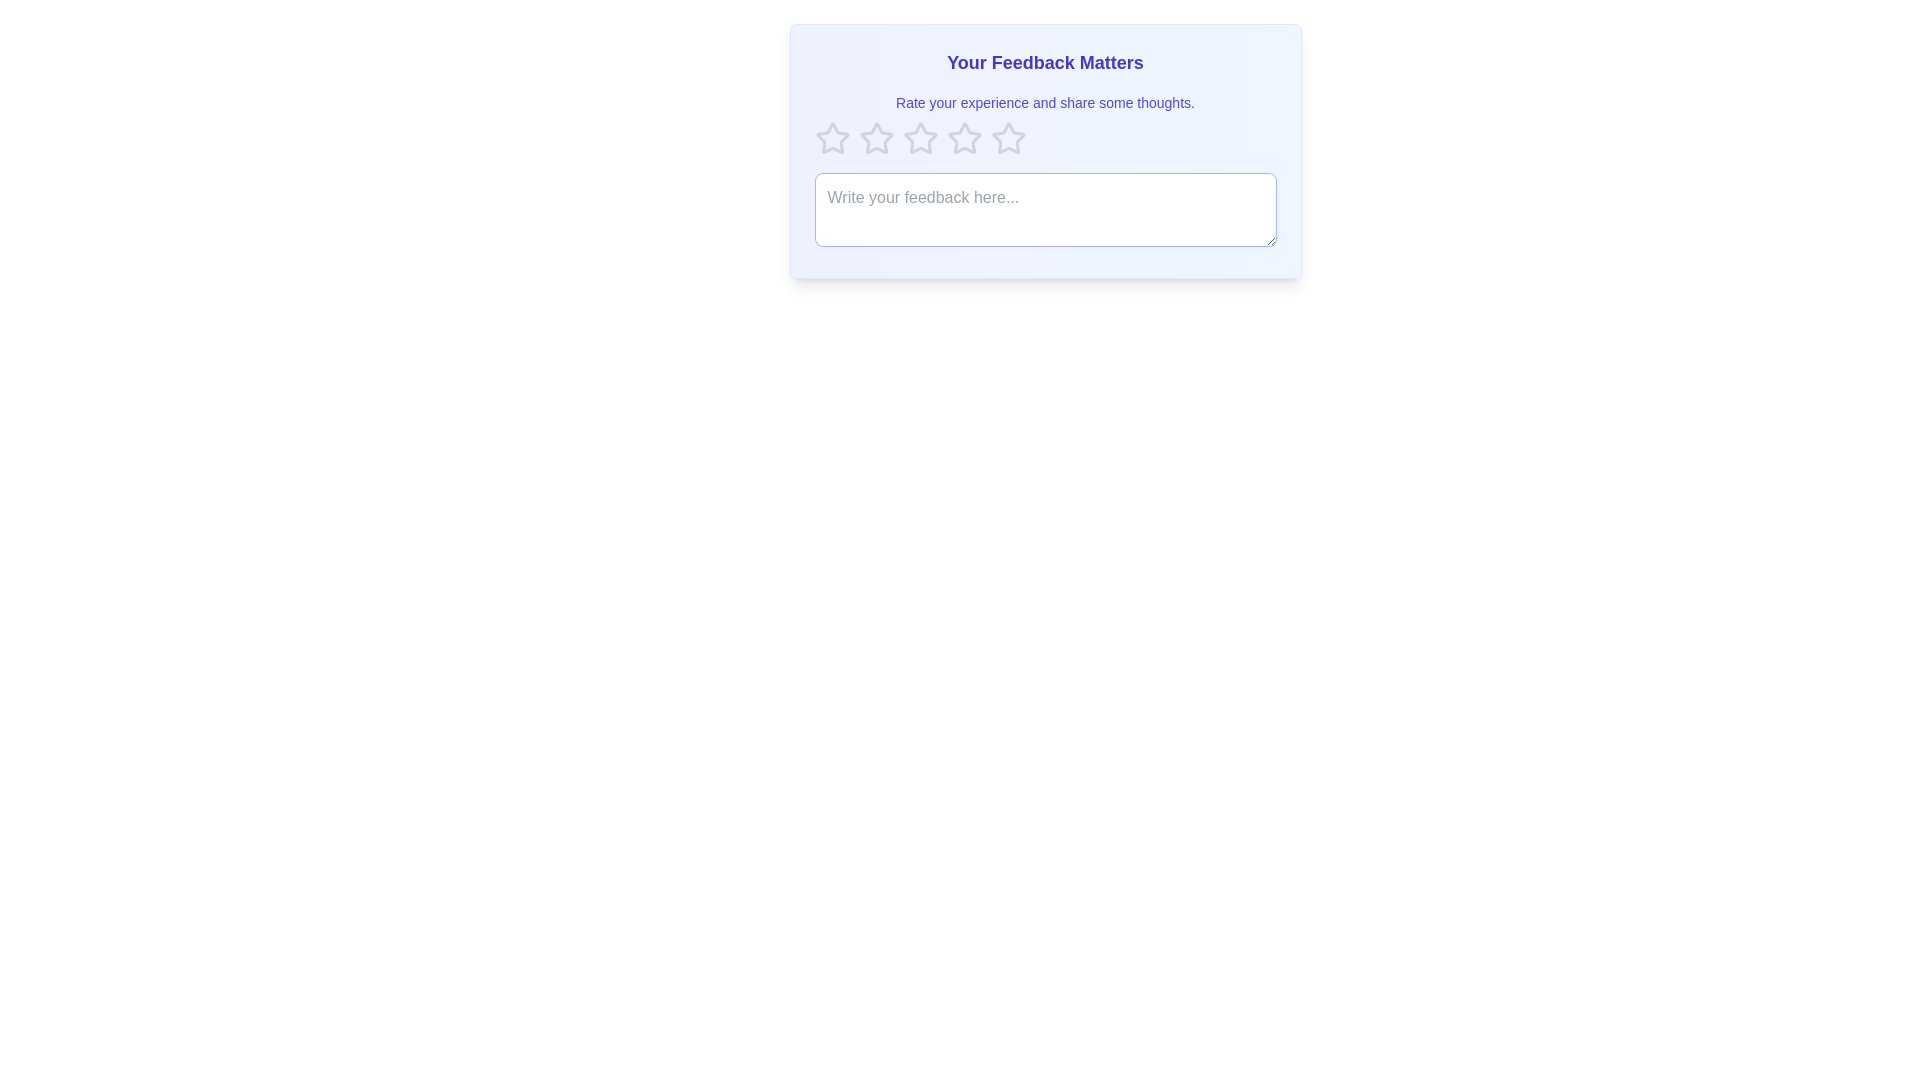 This screenshot has width=1920, height=1080. Describe the element at coordinates (919, 137) in the screenshot. I see `the star corresponding to the desired rating 3` at that location.